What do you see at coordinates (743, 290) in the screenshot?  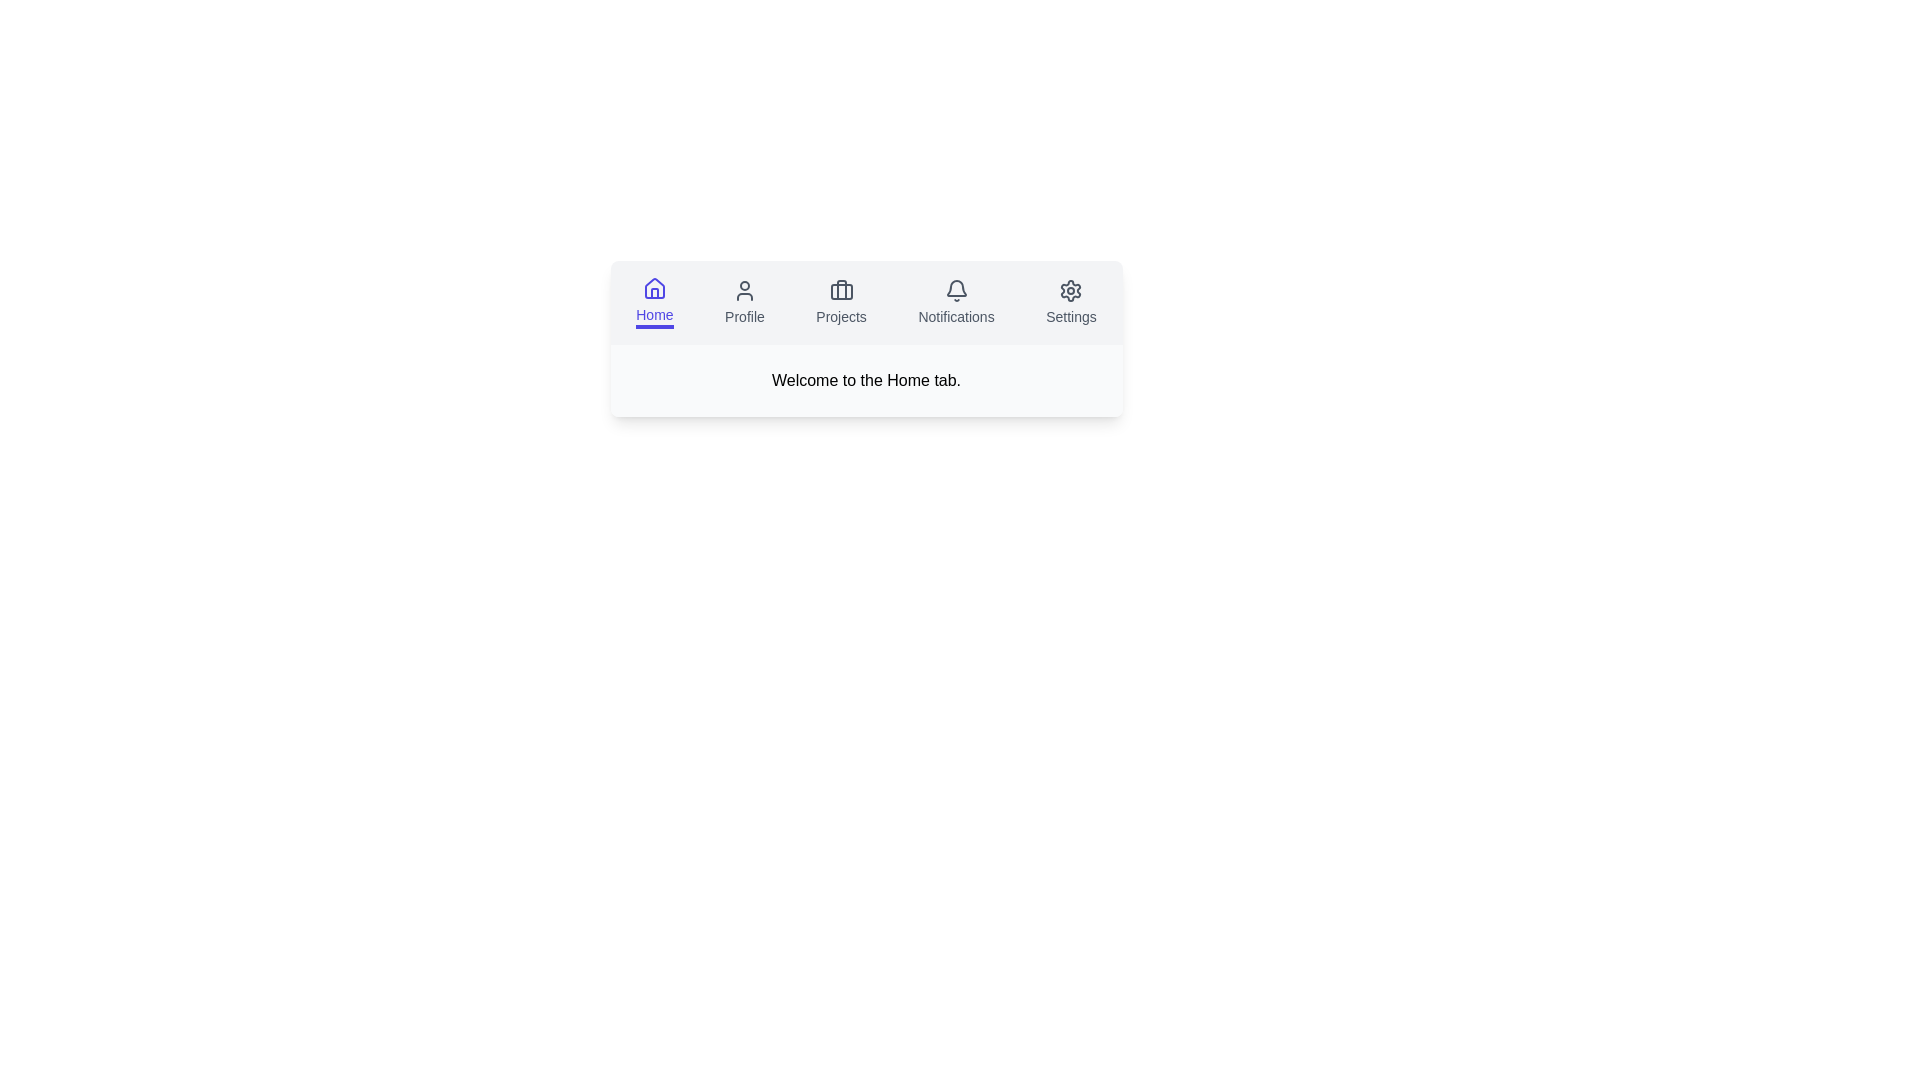 I see `the user profile icon represented by a minimalist line drawing of a head and shoulders, located in the navigation bar above the 'Profile' label` at bounding box center [743, 290].